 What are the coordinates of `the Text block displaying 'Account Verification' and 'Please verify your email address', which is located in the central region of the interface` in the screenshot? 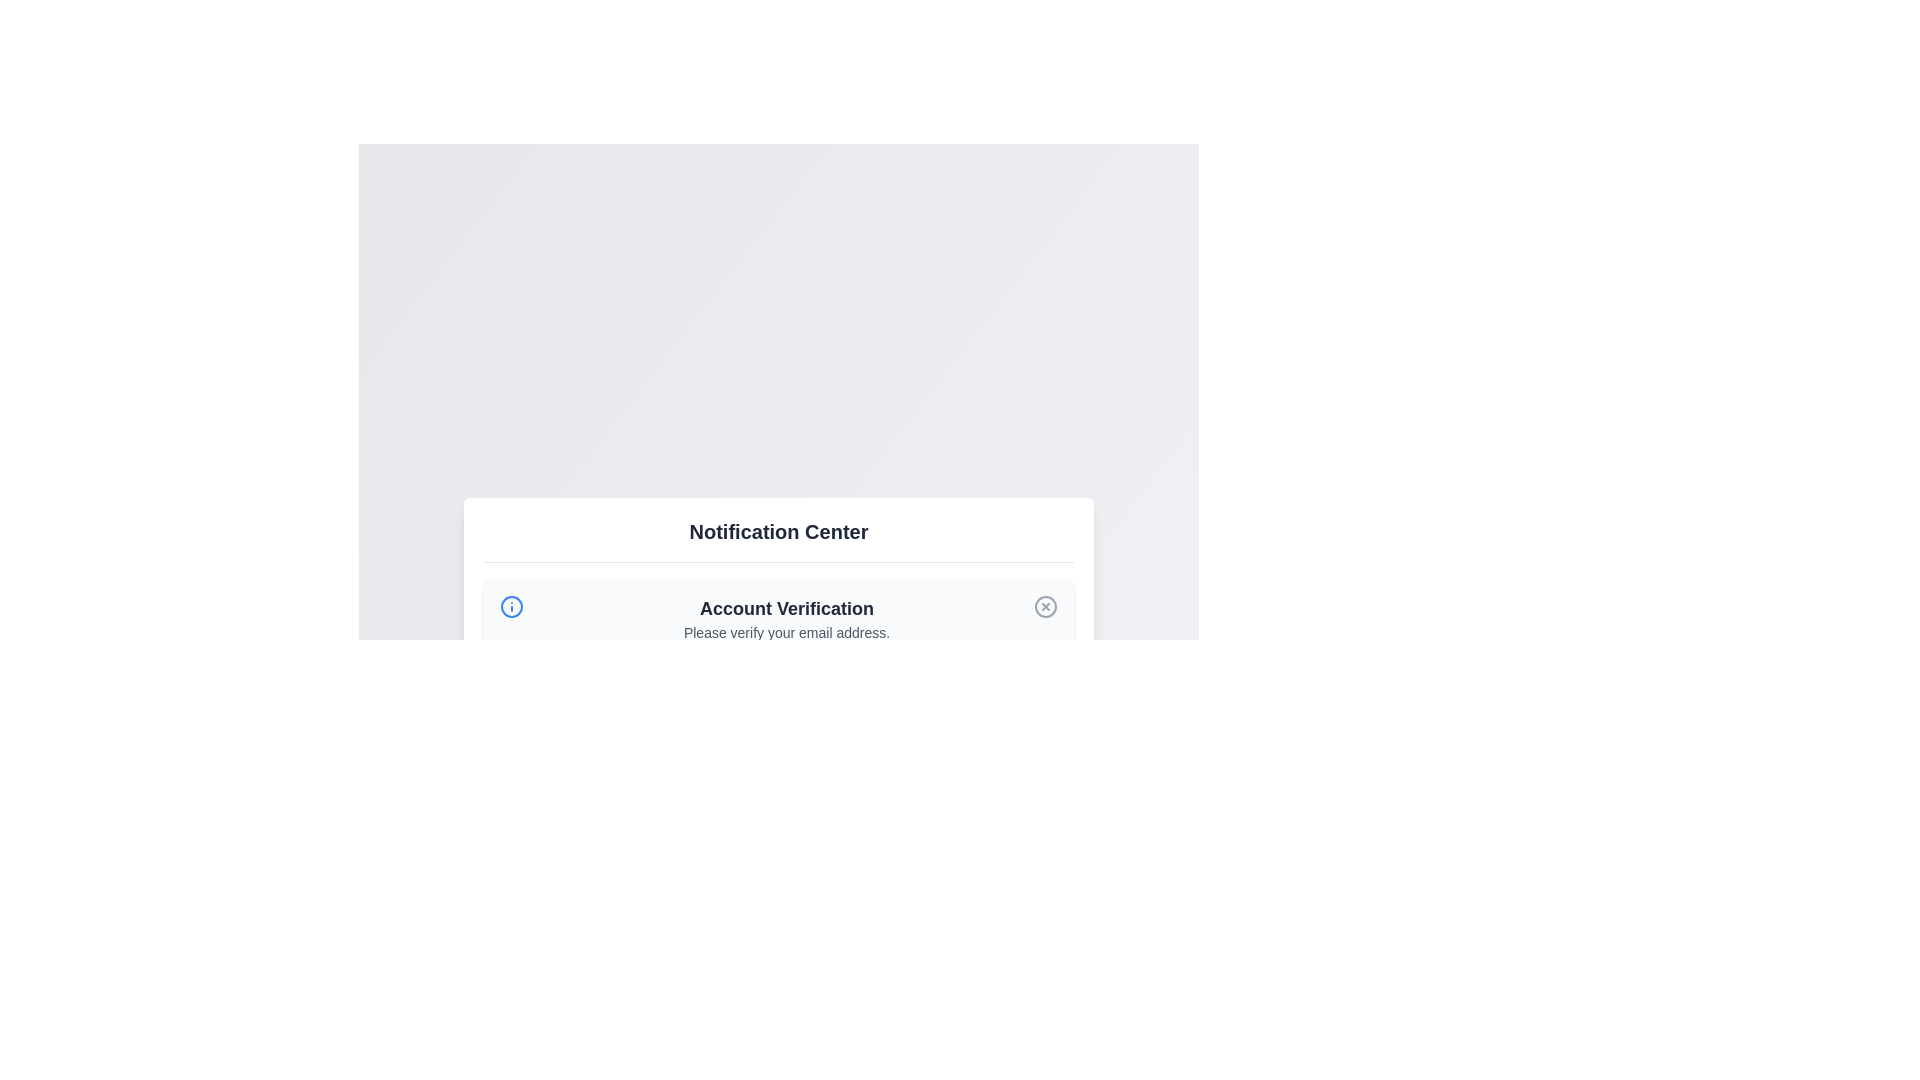 It's located at (786, 617).